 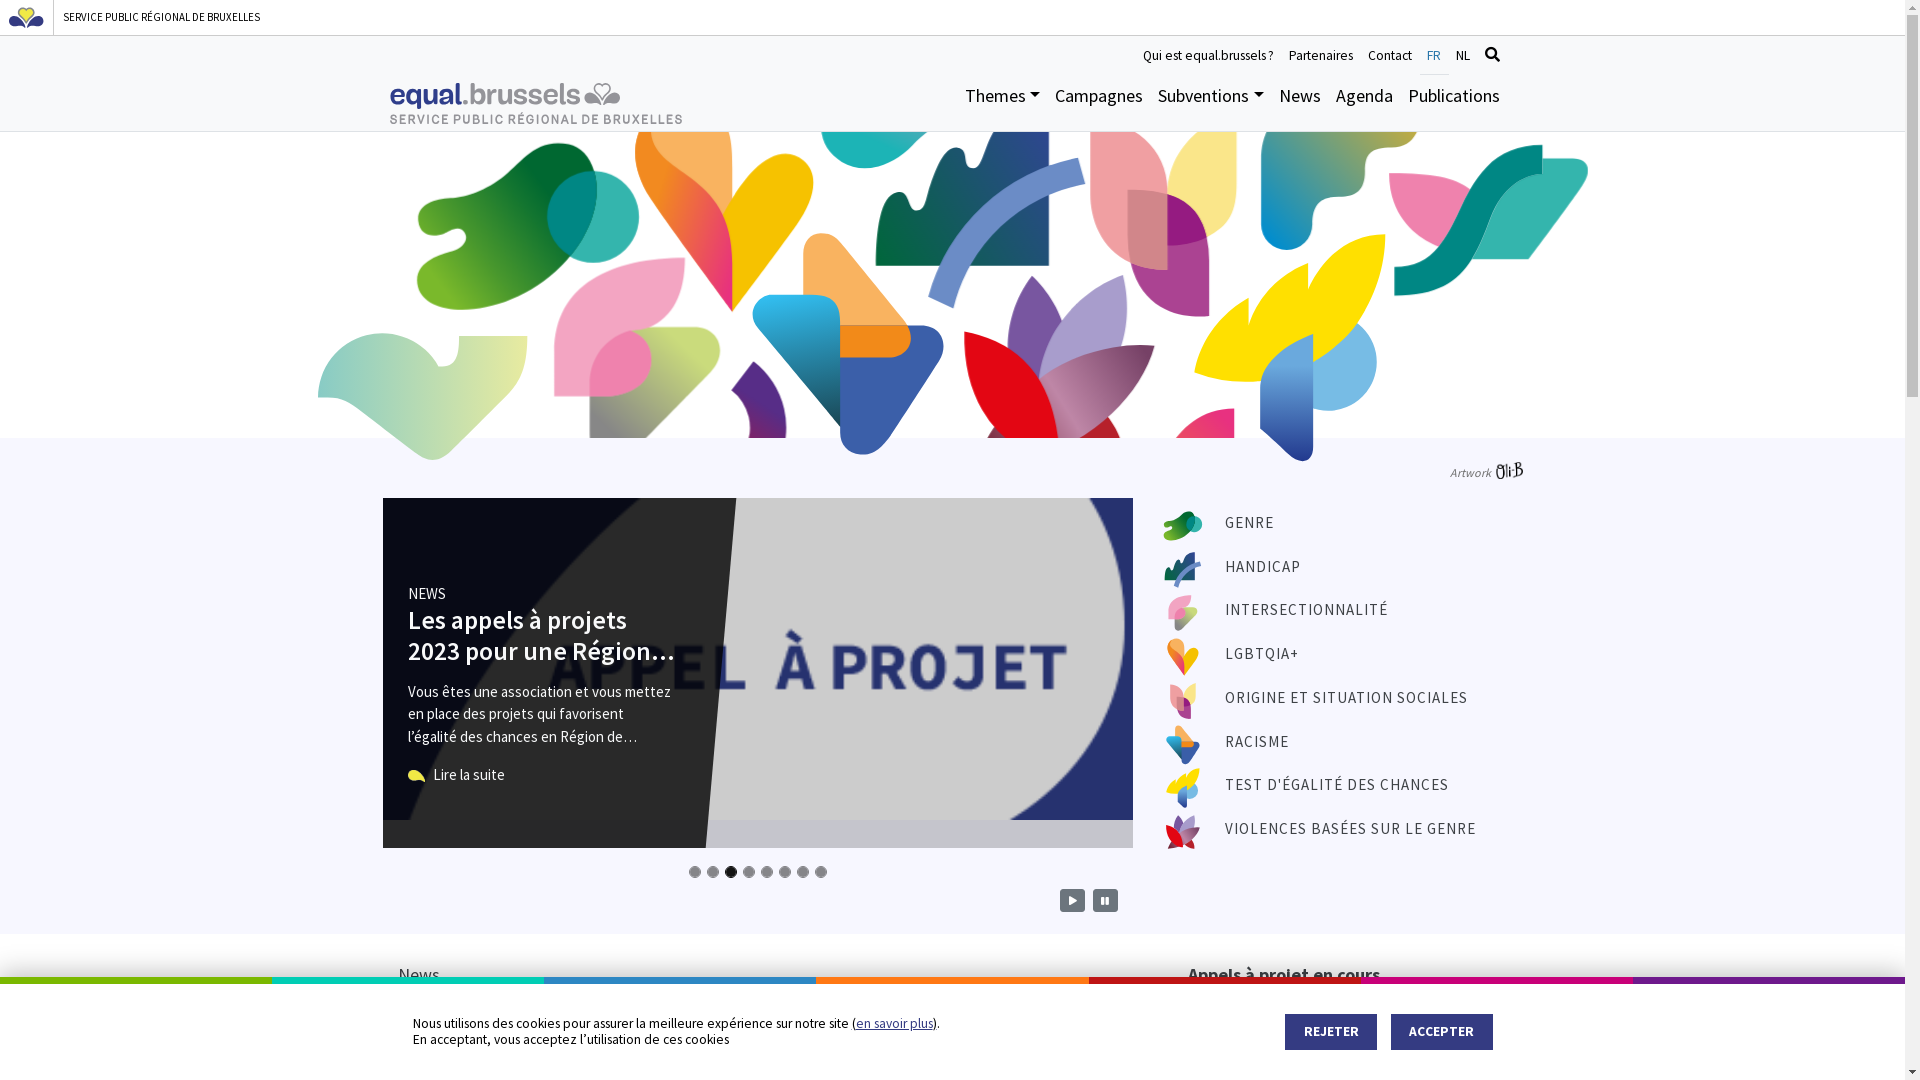 What do you see at coordinates (1103, 900) in the screenshot?
I see `'Mettre le diaporama en pause'` at bounding box center [1103, 900].